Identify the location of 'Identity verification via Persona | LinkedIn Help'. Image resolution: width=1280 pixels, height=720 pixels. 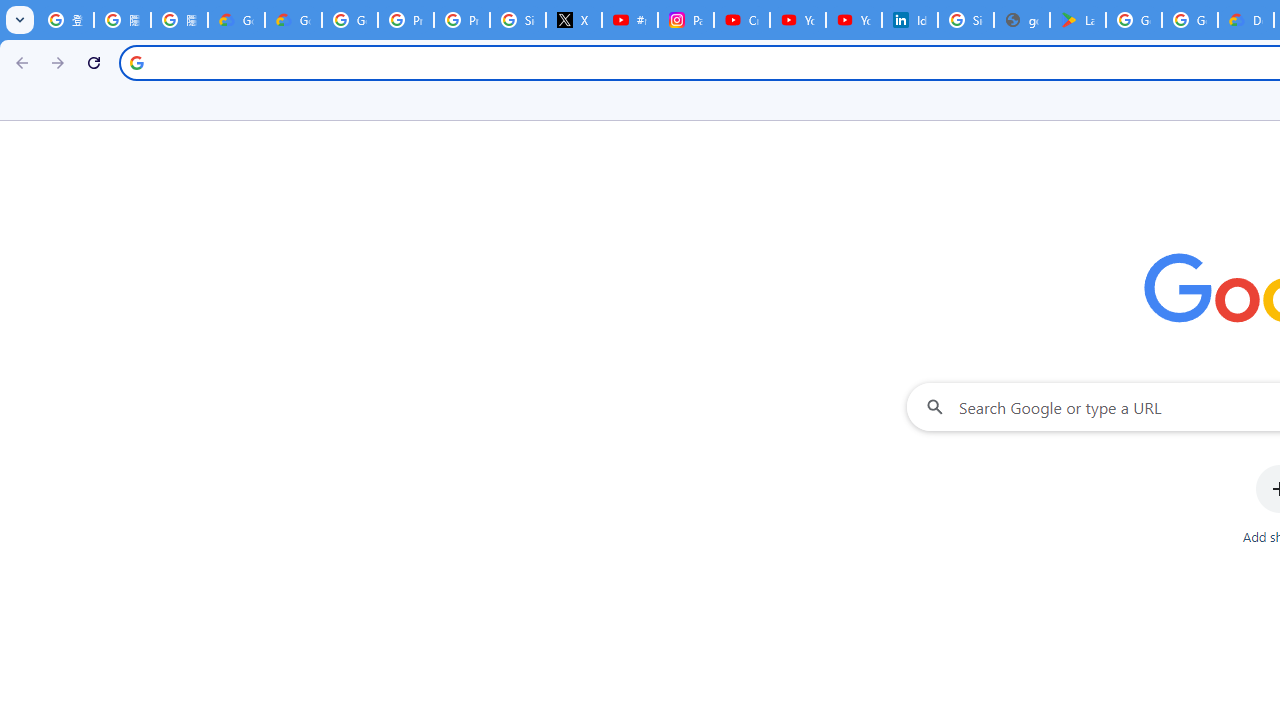
(909, 20).